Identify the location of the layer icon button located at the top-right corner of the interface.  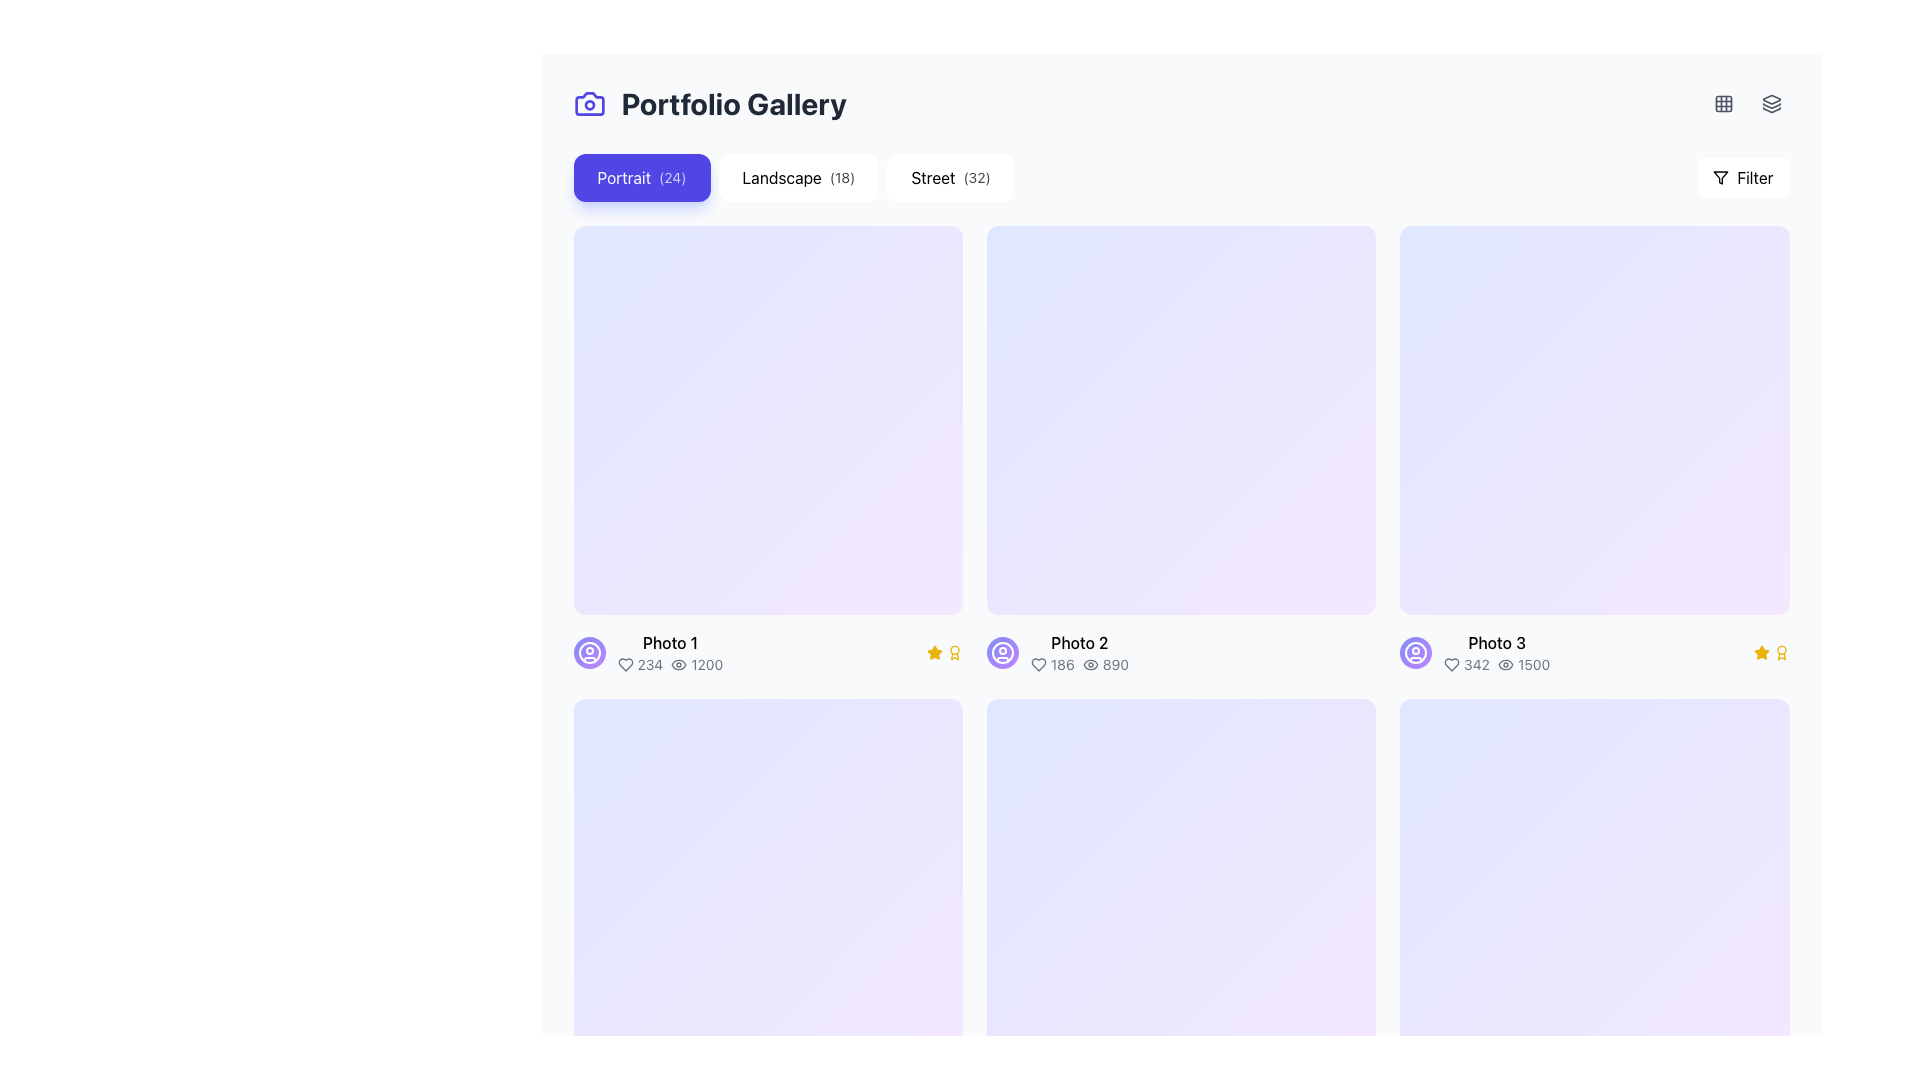
(1771, 104).